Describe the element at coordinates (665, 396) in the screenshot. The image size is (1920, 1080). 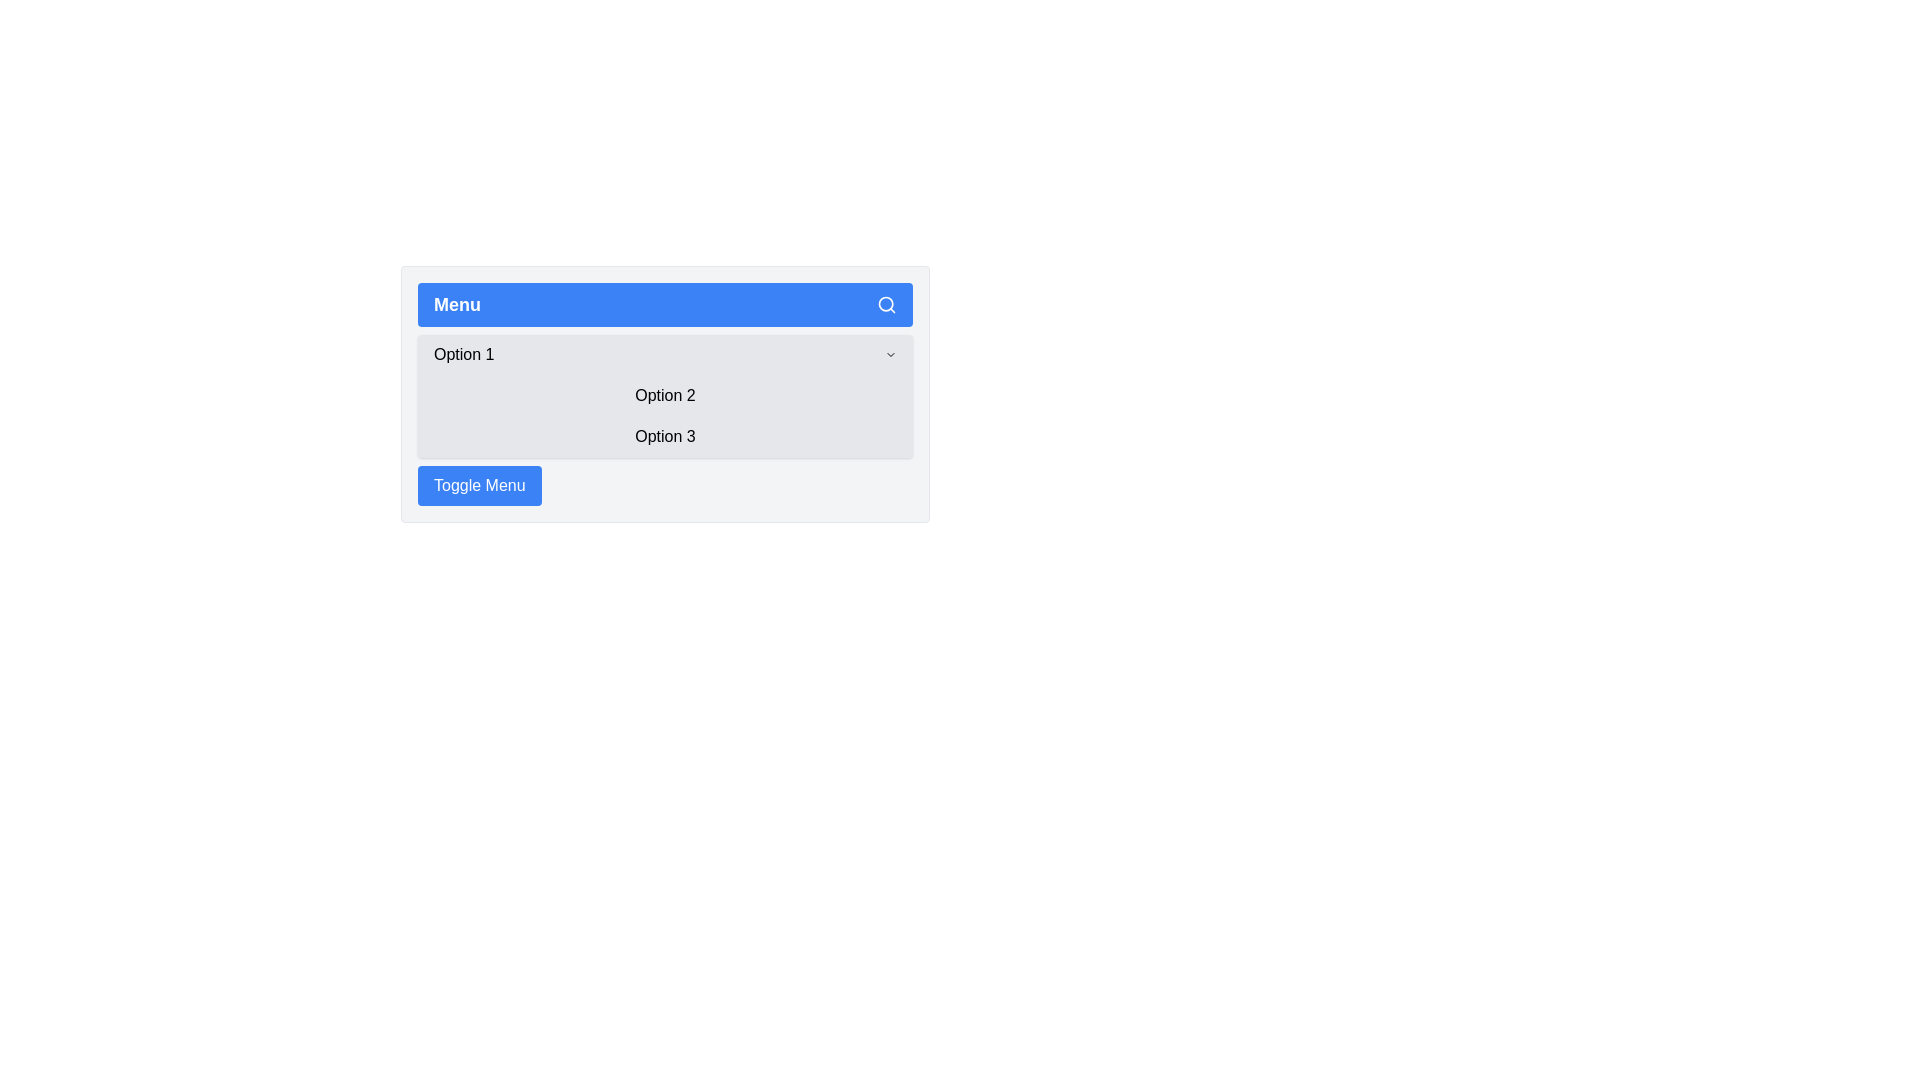
I see `an option within the dropdown menu located below the 'Menu' header and above the 'Toggle Menu' button` at that location.